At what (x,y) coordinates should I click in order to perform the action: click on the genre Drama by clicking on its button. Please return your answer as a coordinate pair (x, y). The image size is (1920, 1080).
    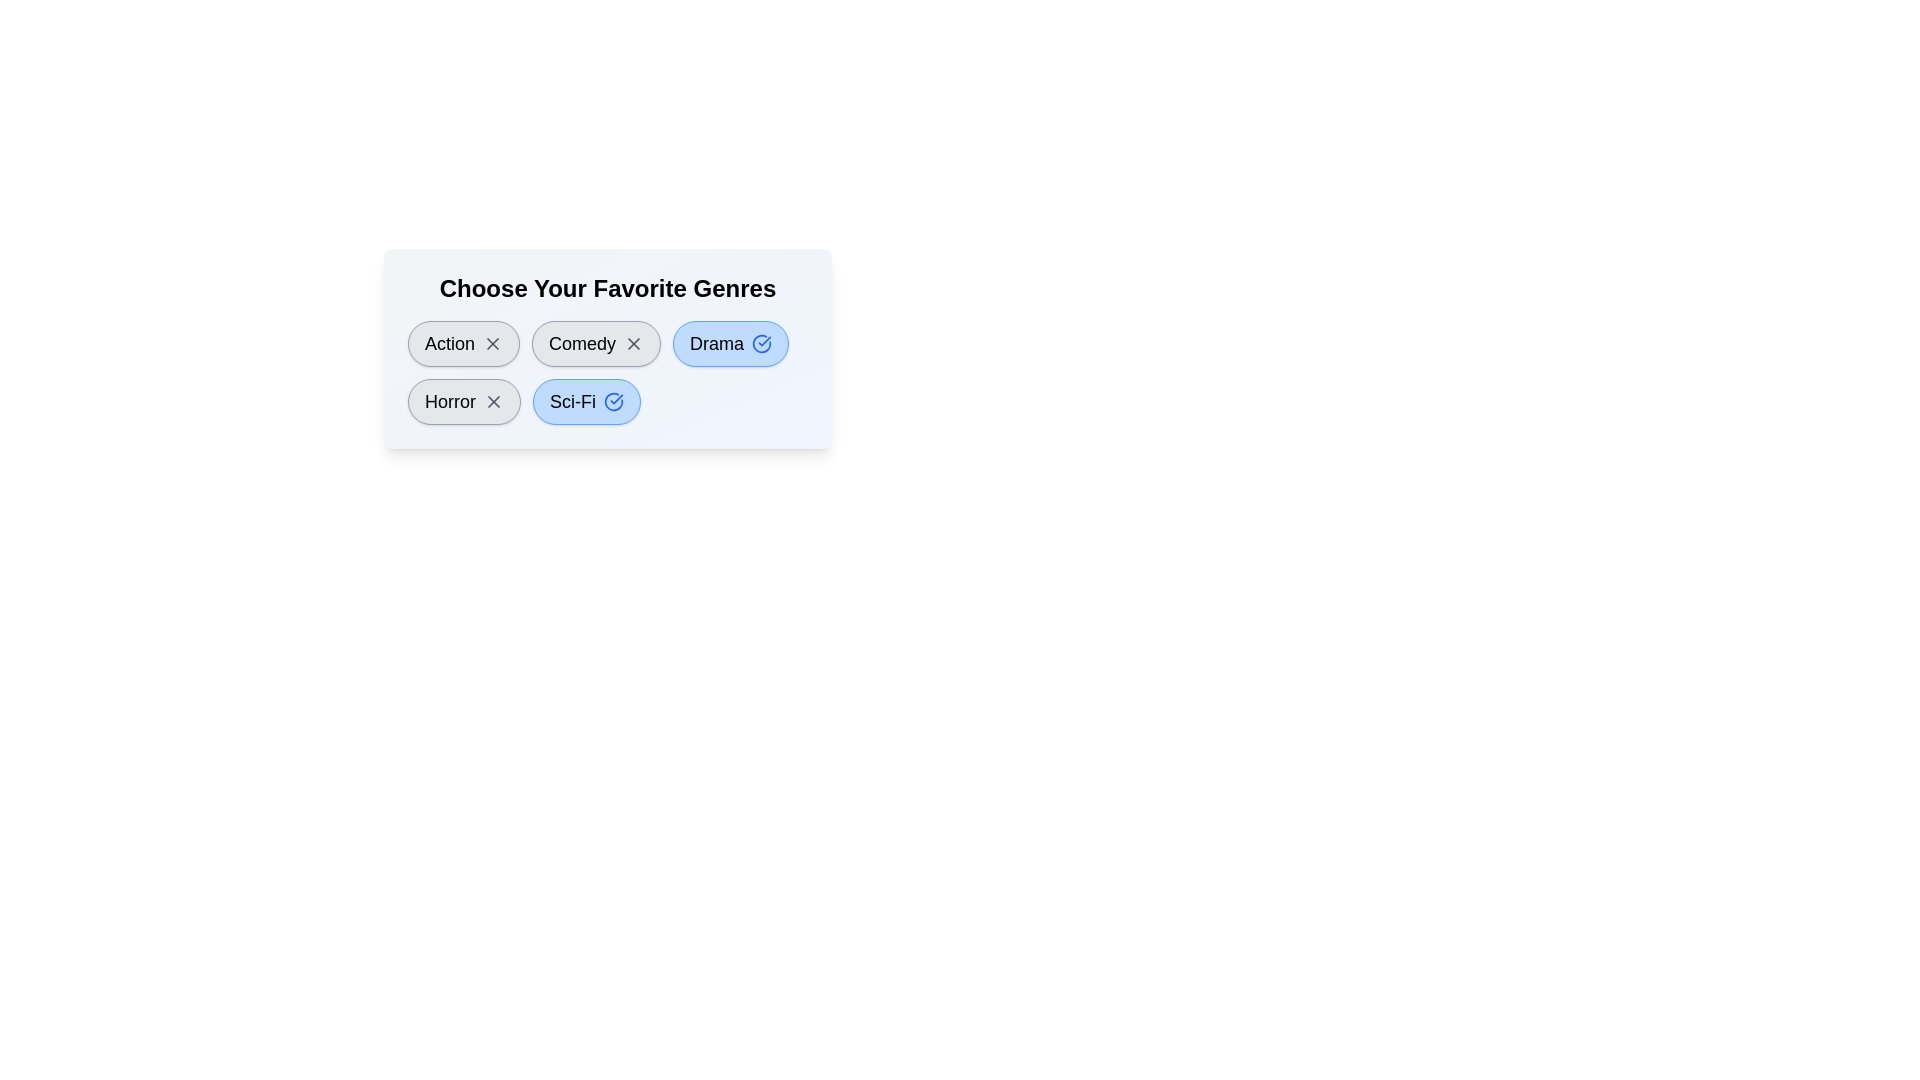
    Looking at the image, I should click on (730, 342).